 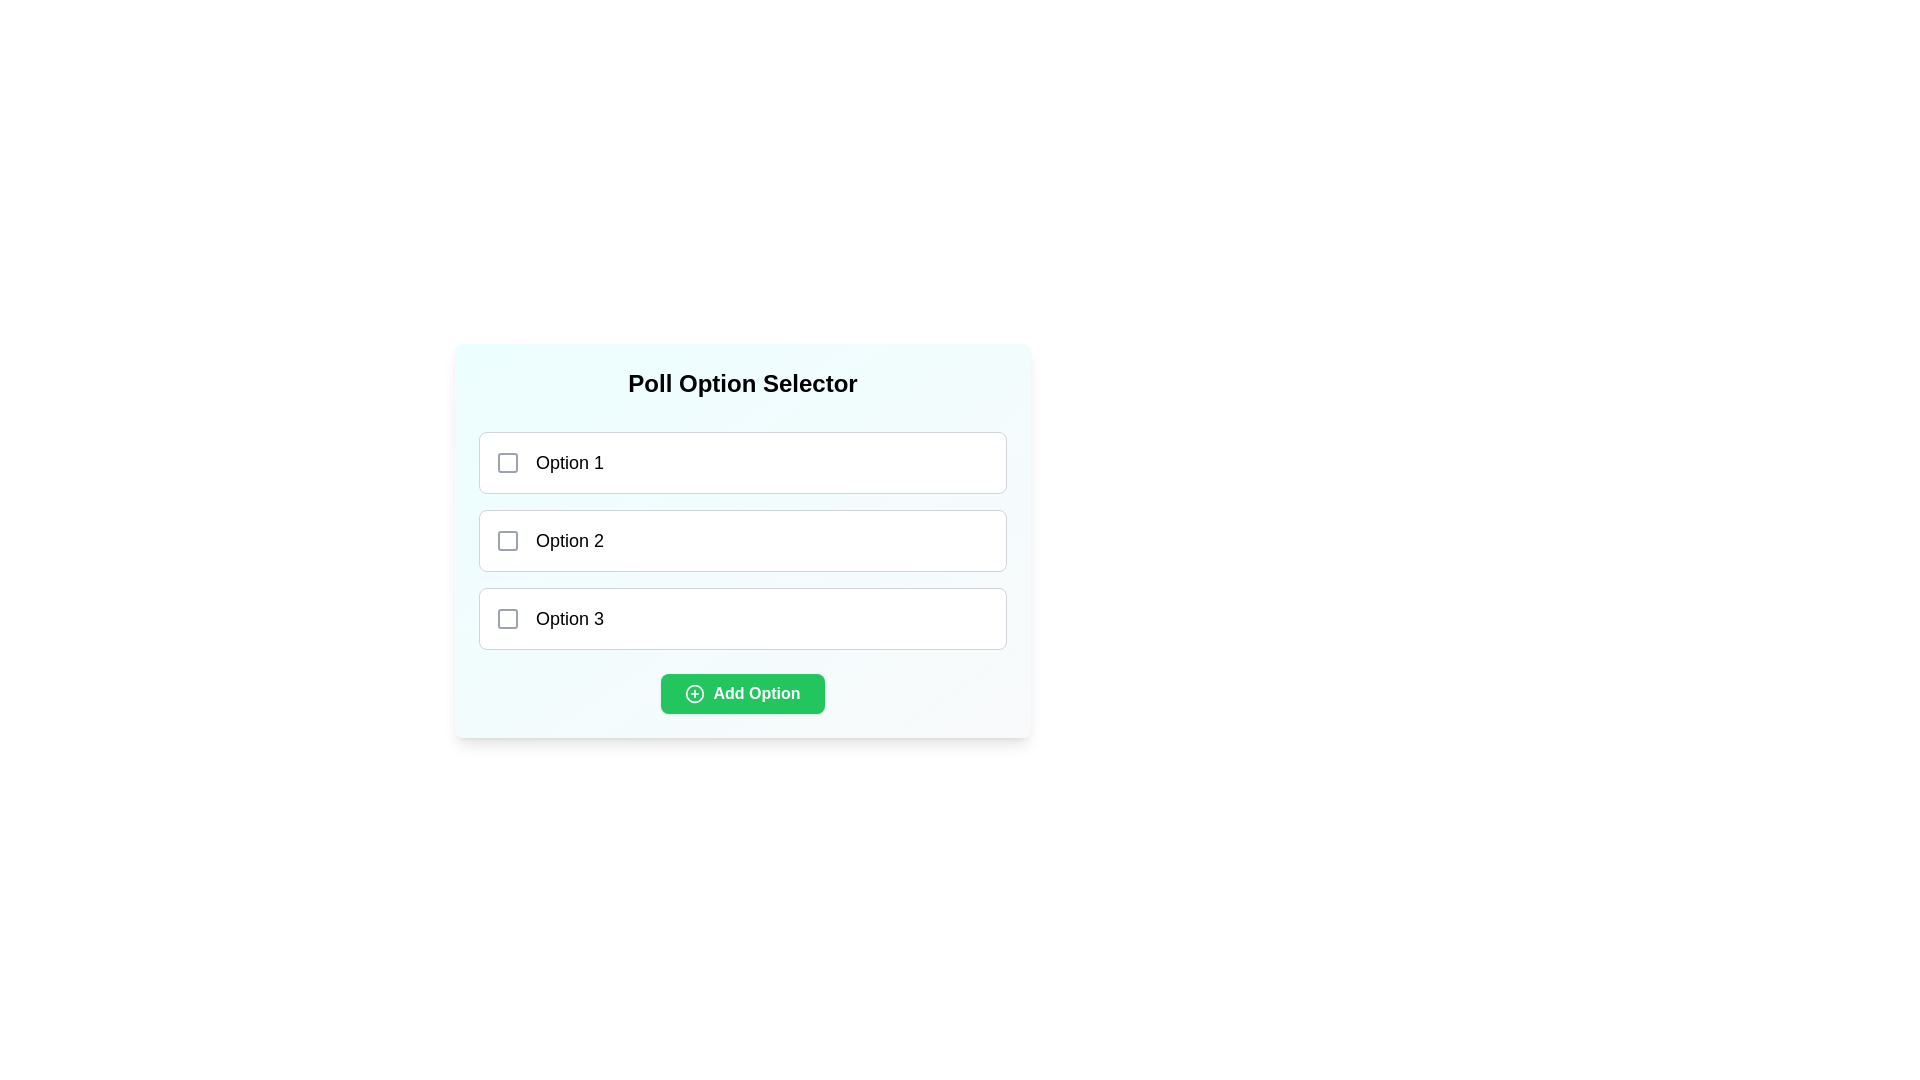 What do you see at coordinates (508, 617) in the screenshot?
I see `the checkbox corresponding to Option 3 to select it` at bounding box center [508, 617].